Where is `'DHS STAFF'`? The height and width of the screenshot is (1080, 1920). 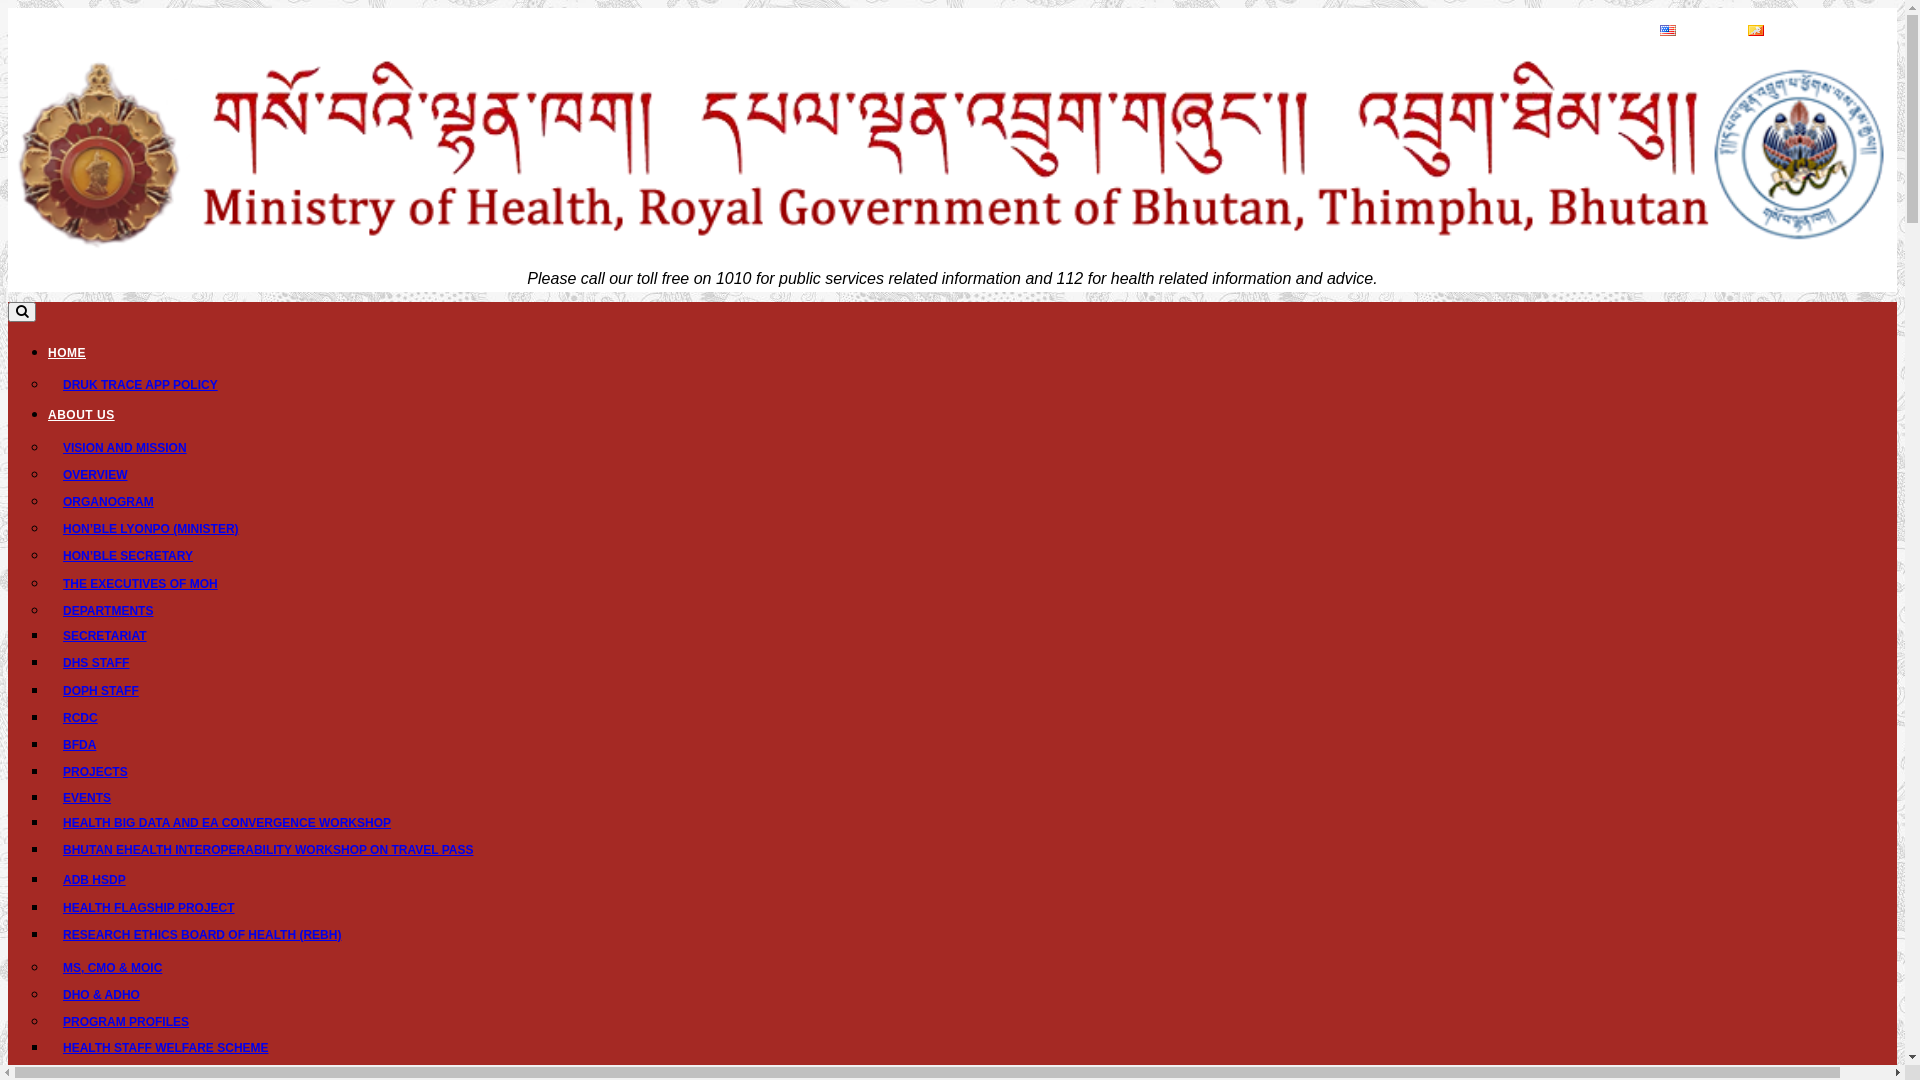
'DHS STAFF' is located at coordinates (104, 663).